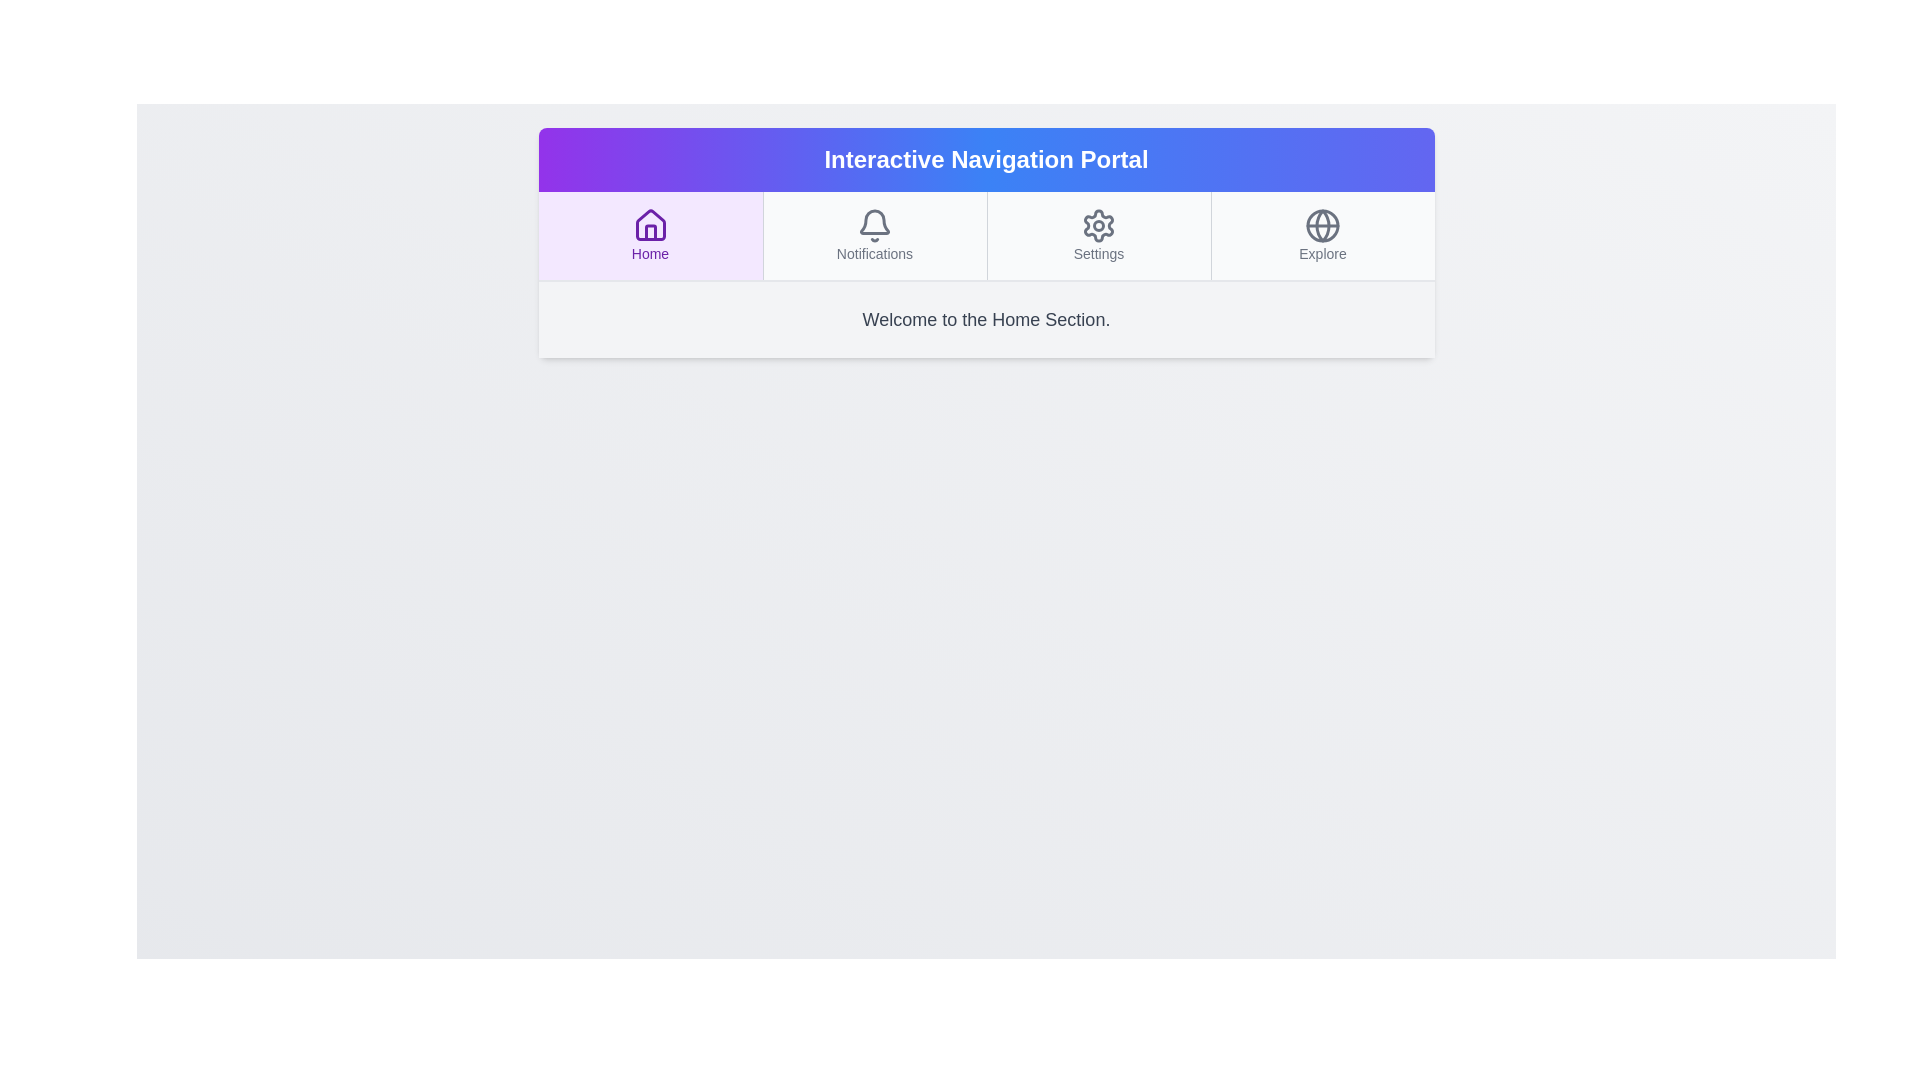 This screenshot has height=1080, width=1920. Describe the element at coordinates (986, 319) in the screenshot. I see `the text block that reads 'Welcome to the Home Section.' which is styled with a centered alignment and a light gray background, positioned below the navigation bar` at that location.